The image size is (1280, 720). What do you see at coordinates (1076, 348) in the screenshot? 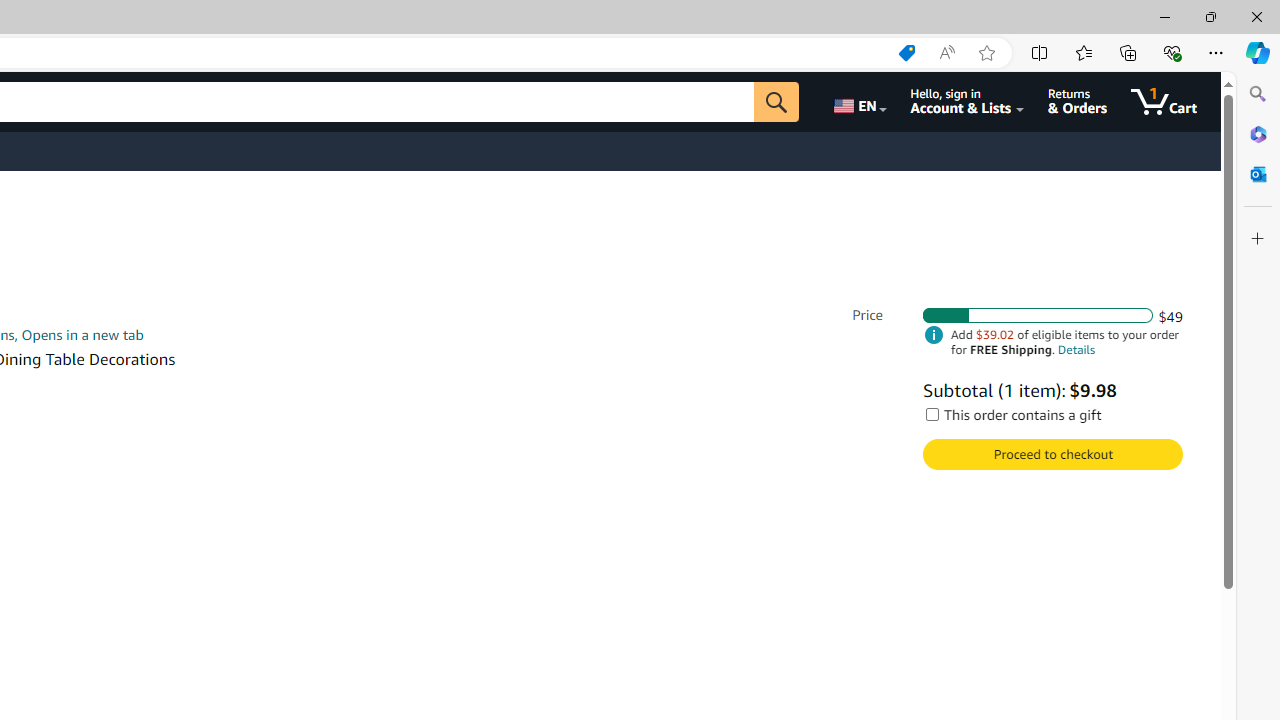
I see `'Details'` at bounding box center [1076, 348].